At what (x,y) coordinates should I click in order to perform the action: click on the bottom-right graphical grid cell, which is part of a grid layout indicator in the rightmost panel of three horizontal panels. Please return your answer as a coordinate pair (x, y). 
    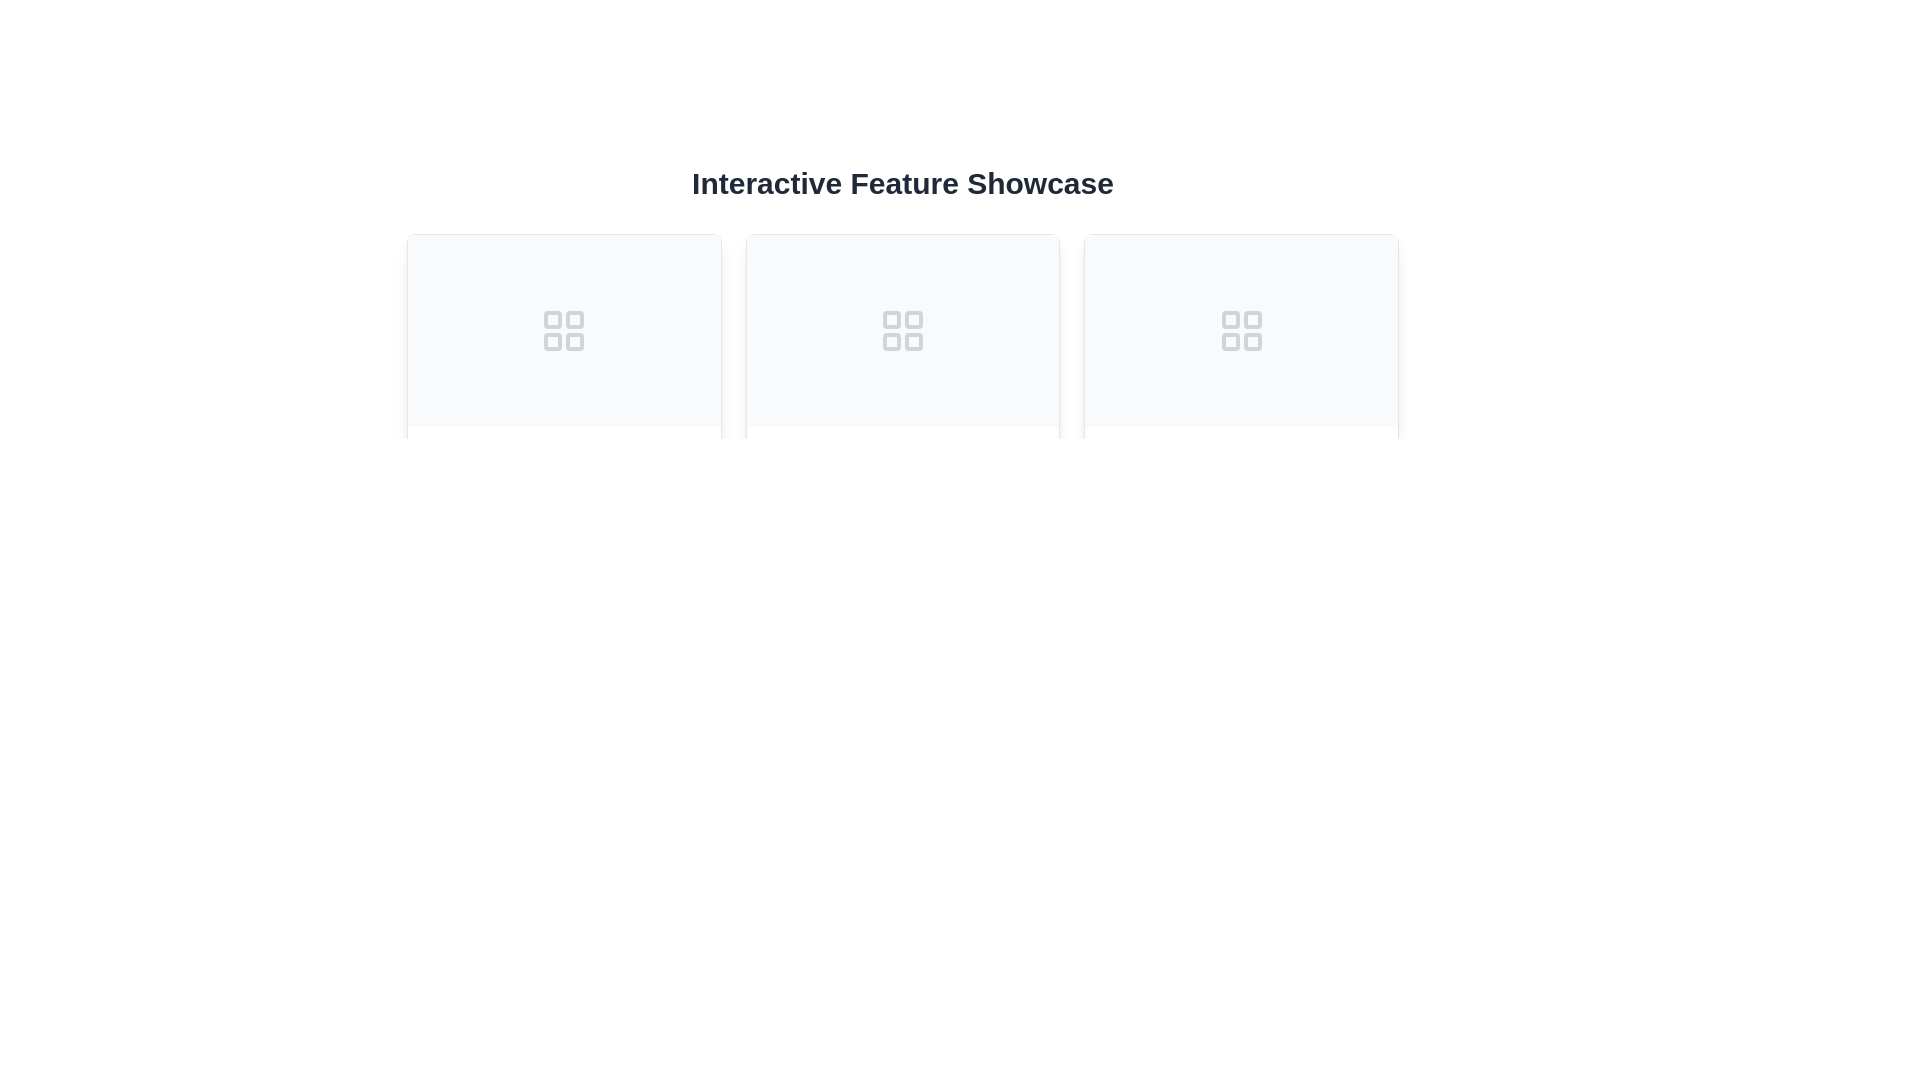
    Looking at the image, I should click on (1251, 341).